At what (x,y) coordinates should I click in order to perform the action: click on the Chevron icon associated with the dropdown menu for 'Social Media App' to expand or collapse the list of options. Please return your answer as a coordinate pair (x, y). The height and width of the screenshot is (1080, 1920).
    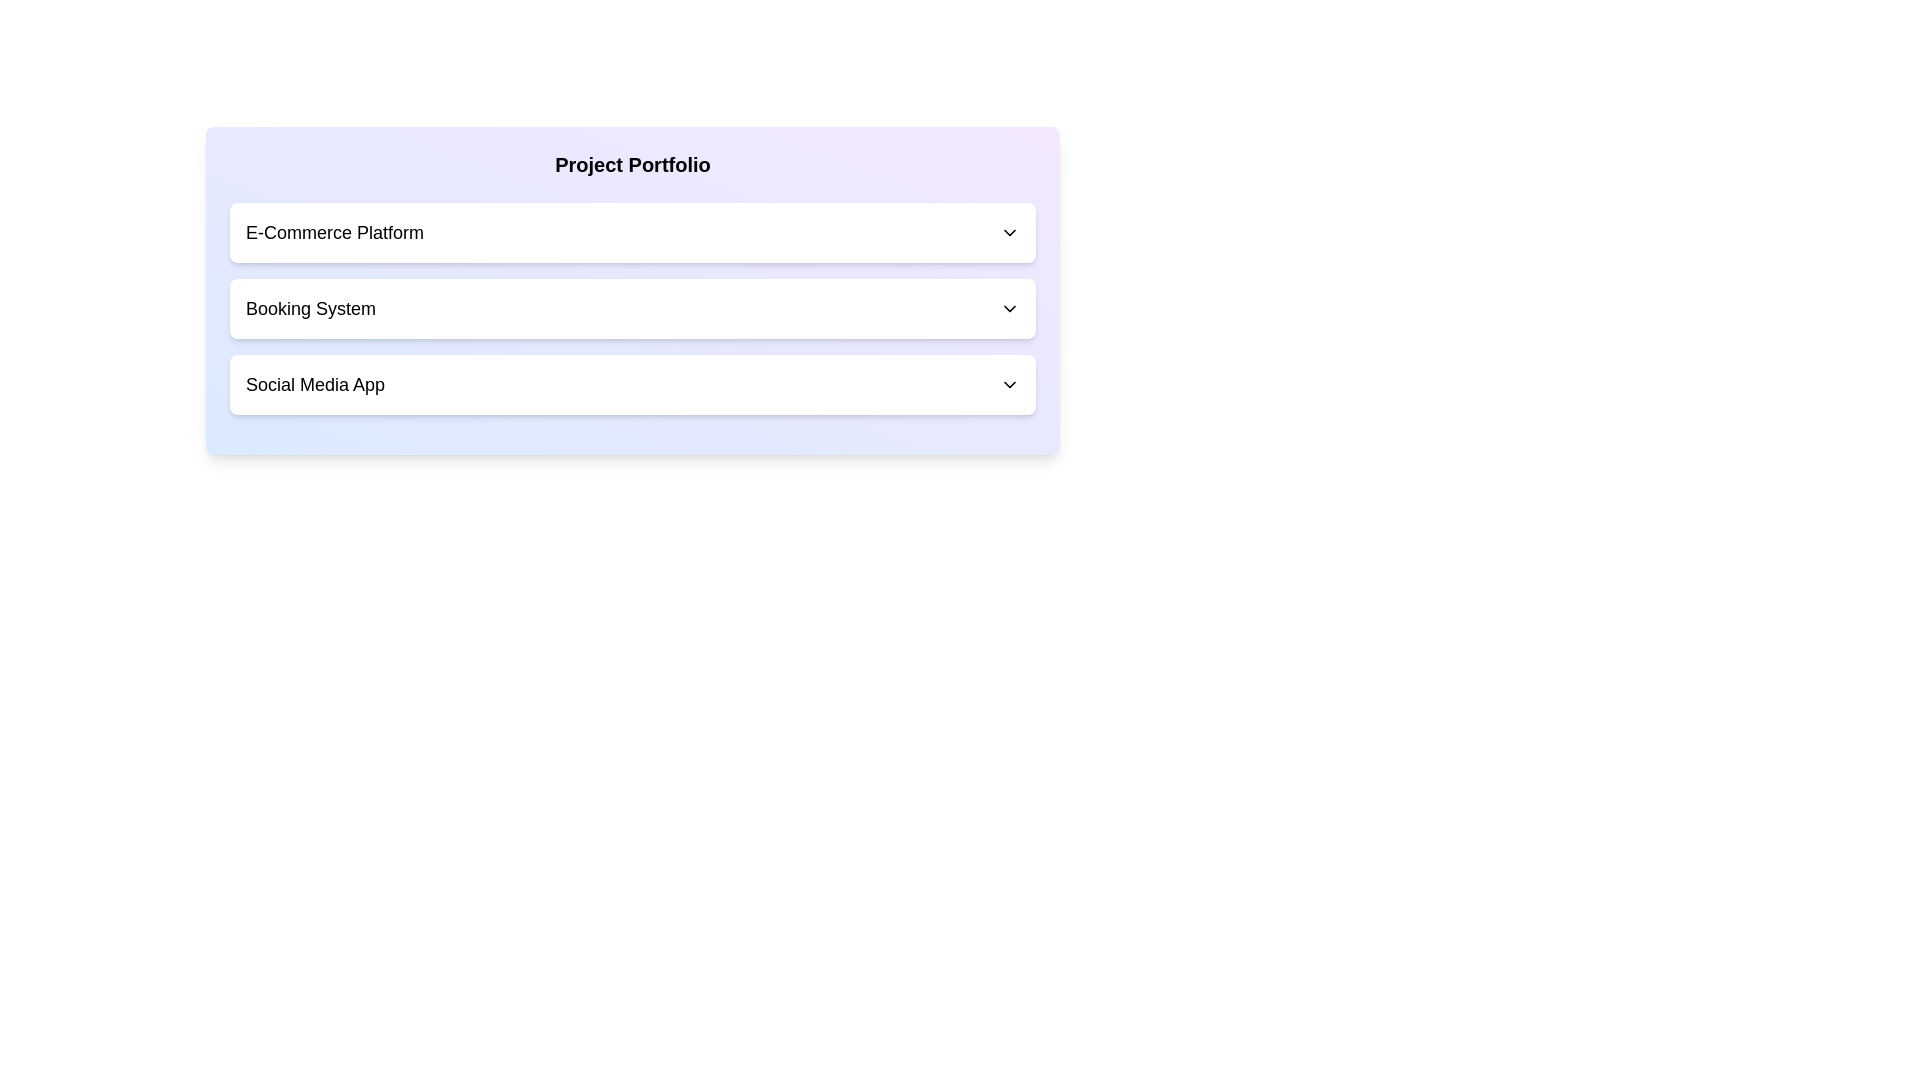
    Looking at the image, I should click on (1009, 385).